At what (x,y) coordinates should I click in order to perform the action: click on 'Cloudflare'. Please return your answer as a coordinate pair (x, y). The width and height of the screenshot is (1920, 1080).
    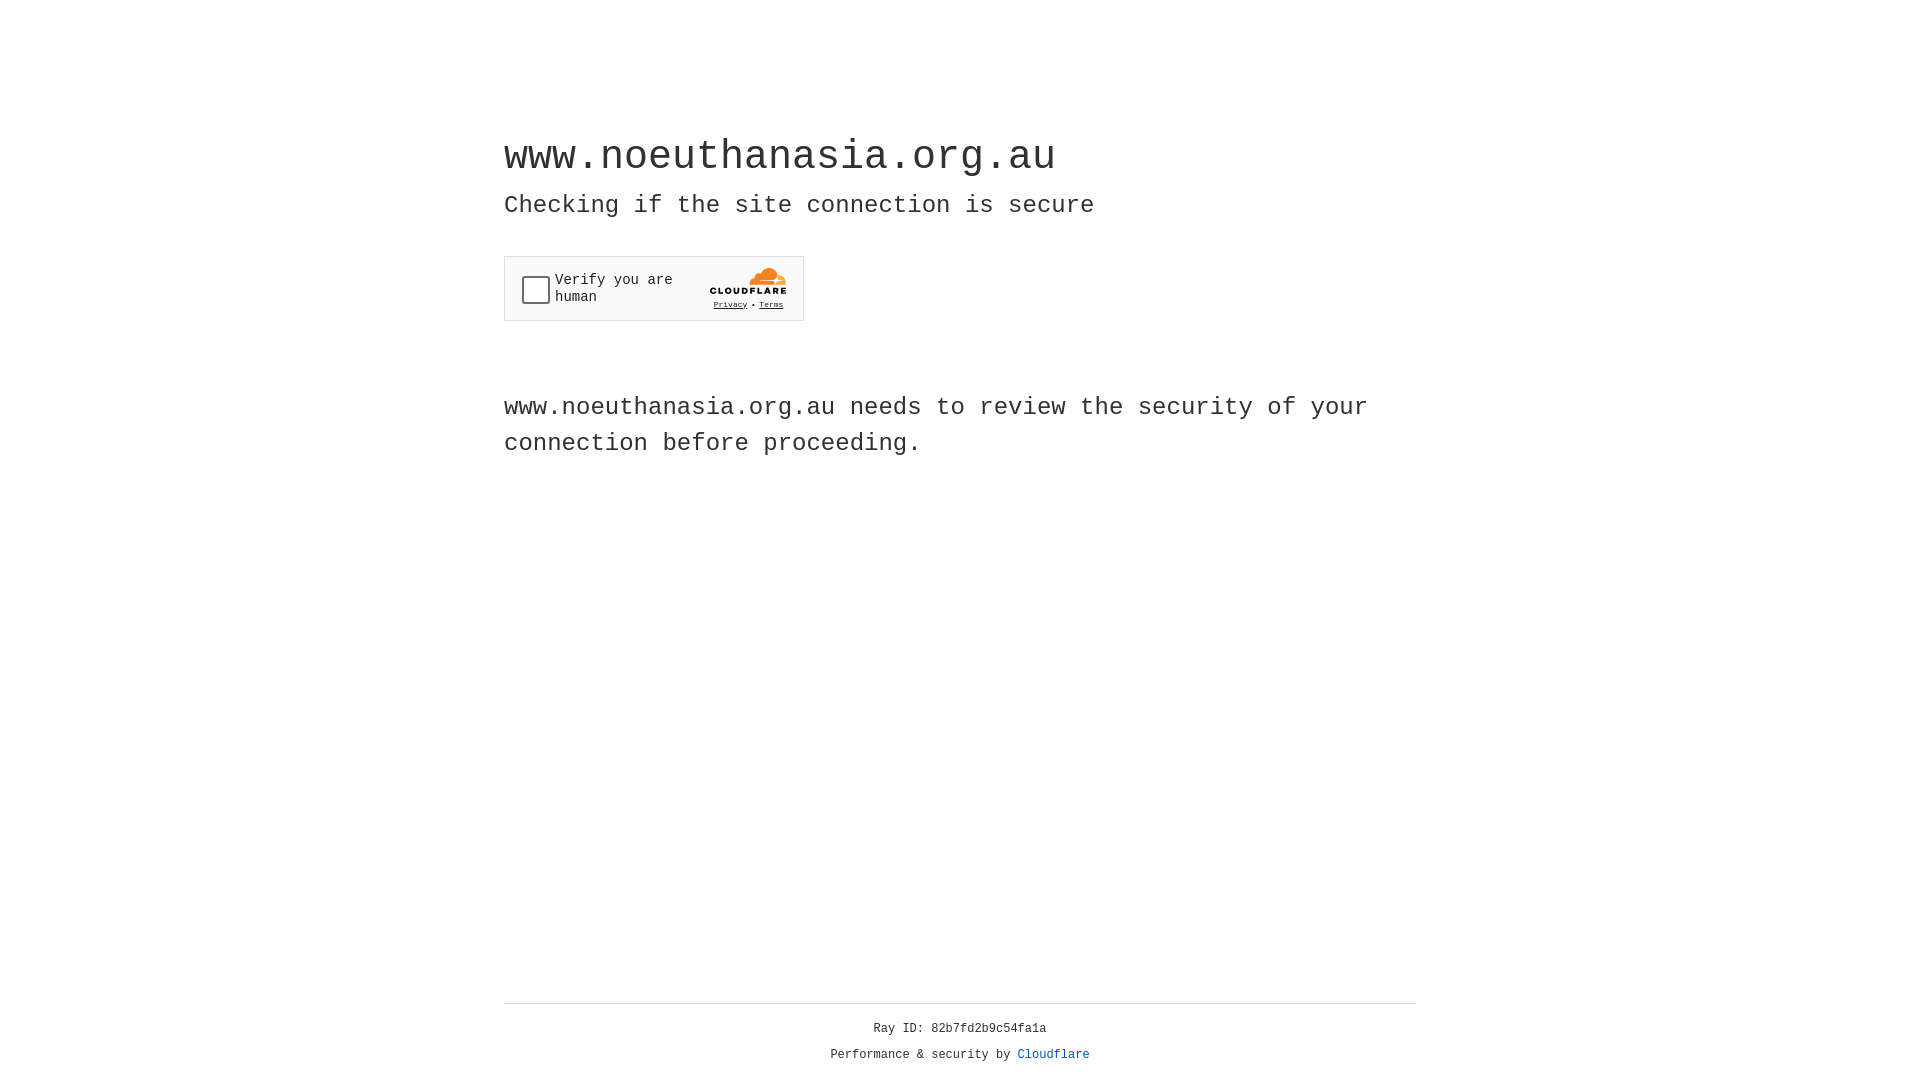
    Looking at the image, I should click on (1053, 1054).